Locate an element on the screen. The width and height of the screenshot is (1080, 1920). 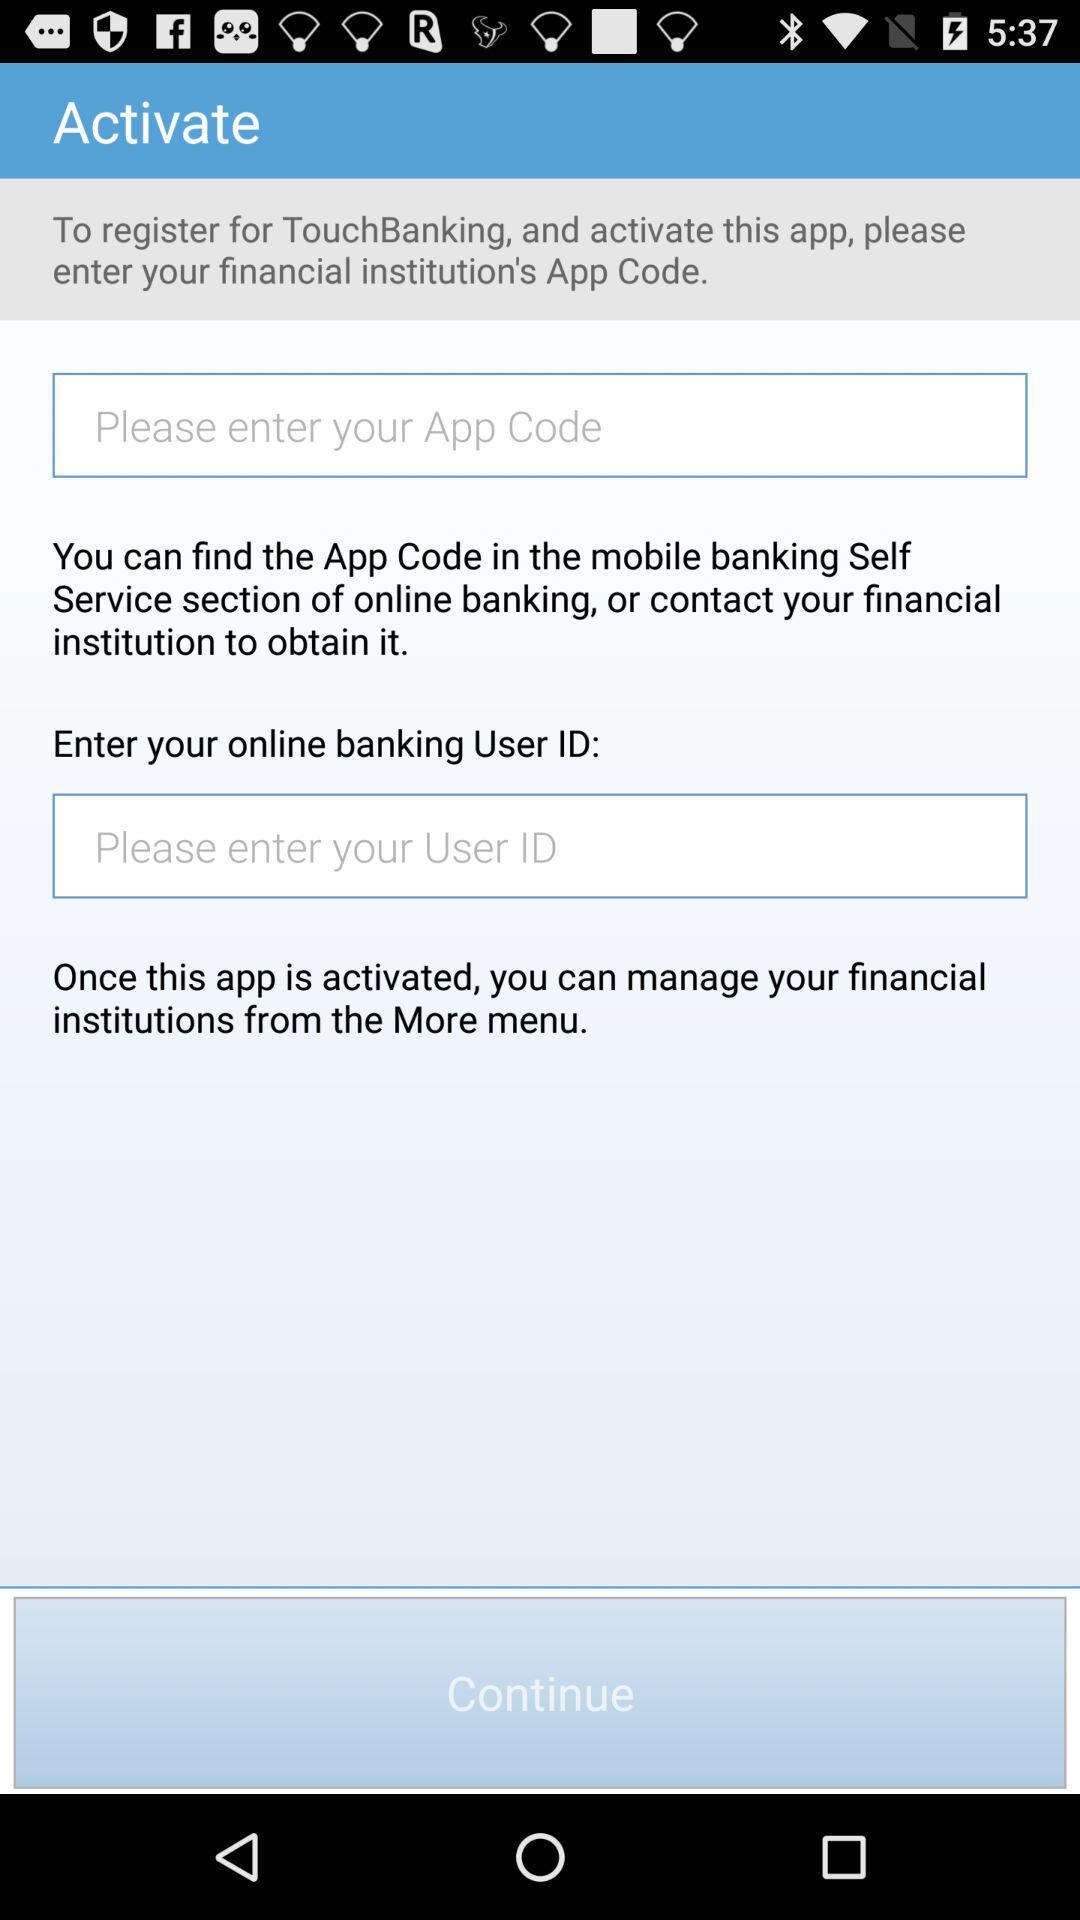
item below to register for item is located at coordinates (550, 424).